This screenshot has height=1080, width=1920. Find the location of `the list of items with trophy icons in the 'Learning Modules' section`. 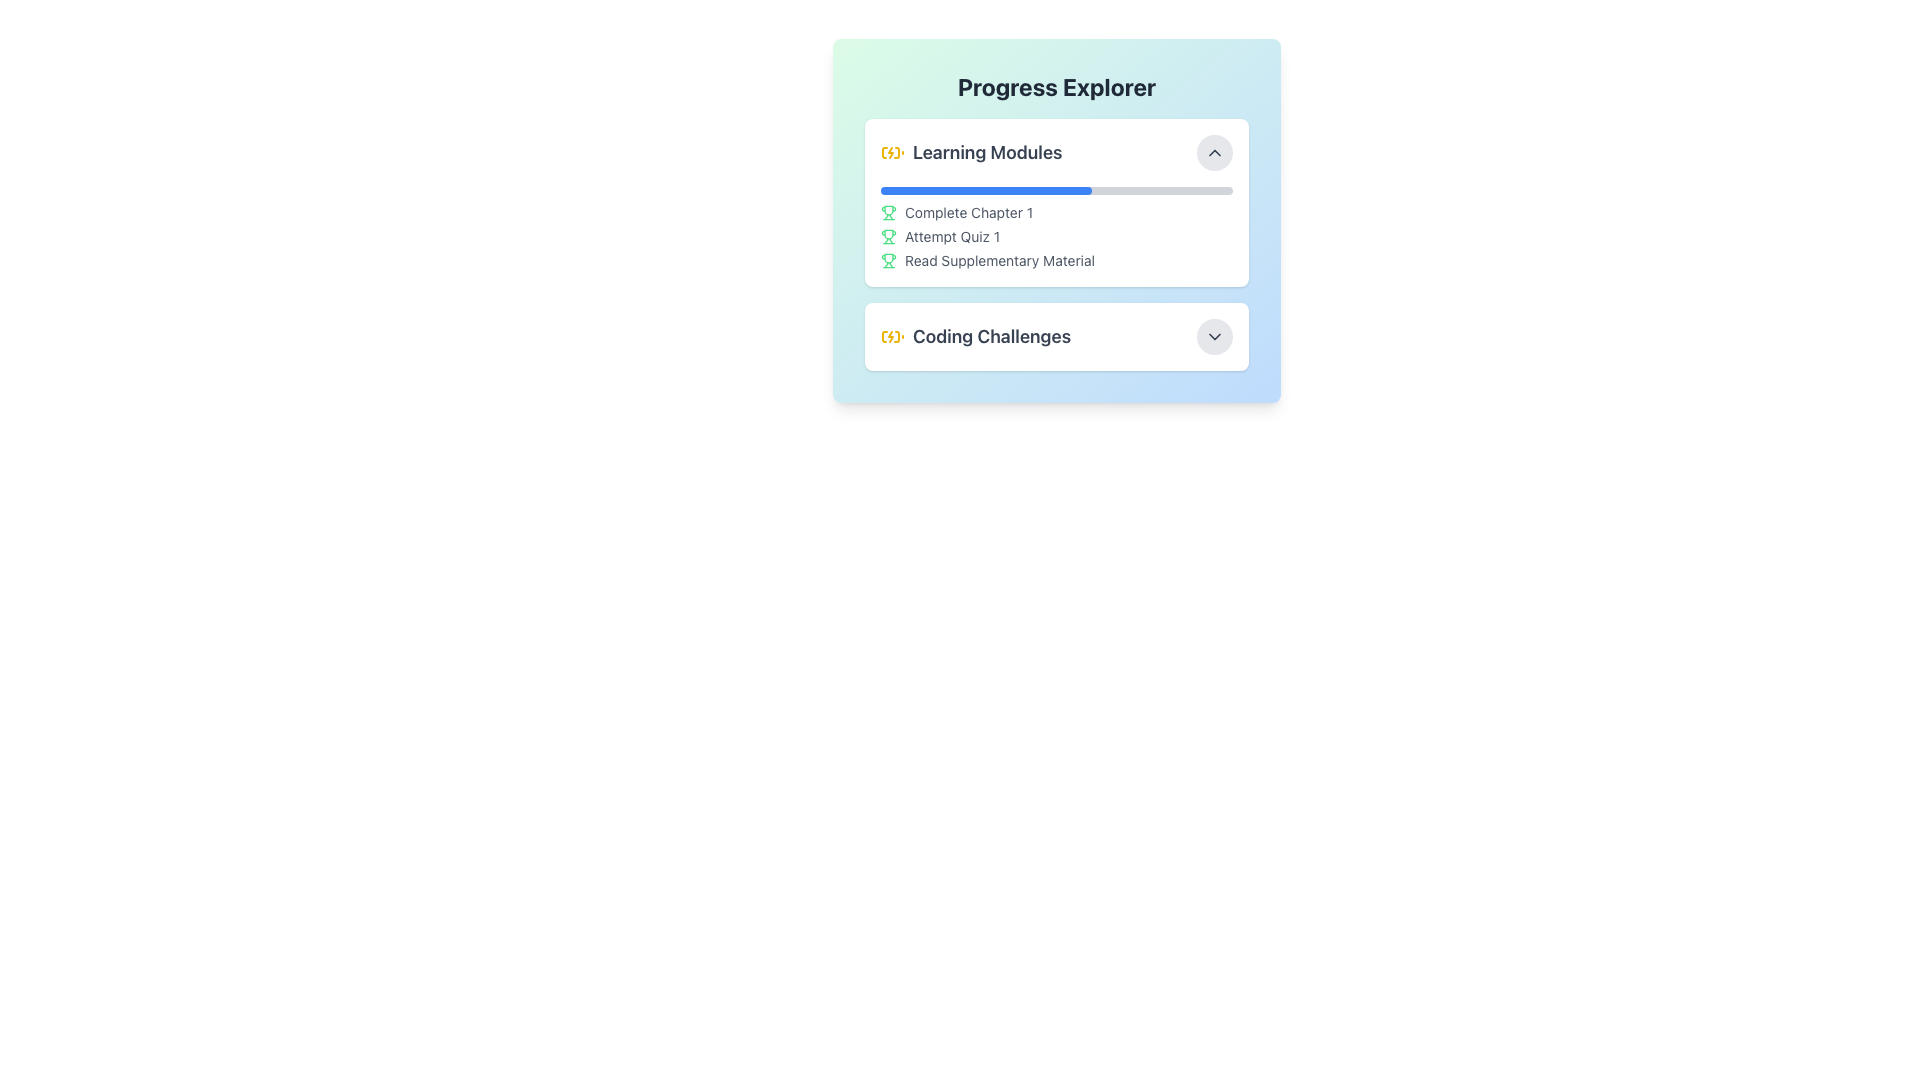

the list of items with trophy icons in the 'Learning Modules' section is located at coordinates (1055, 227).